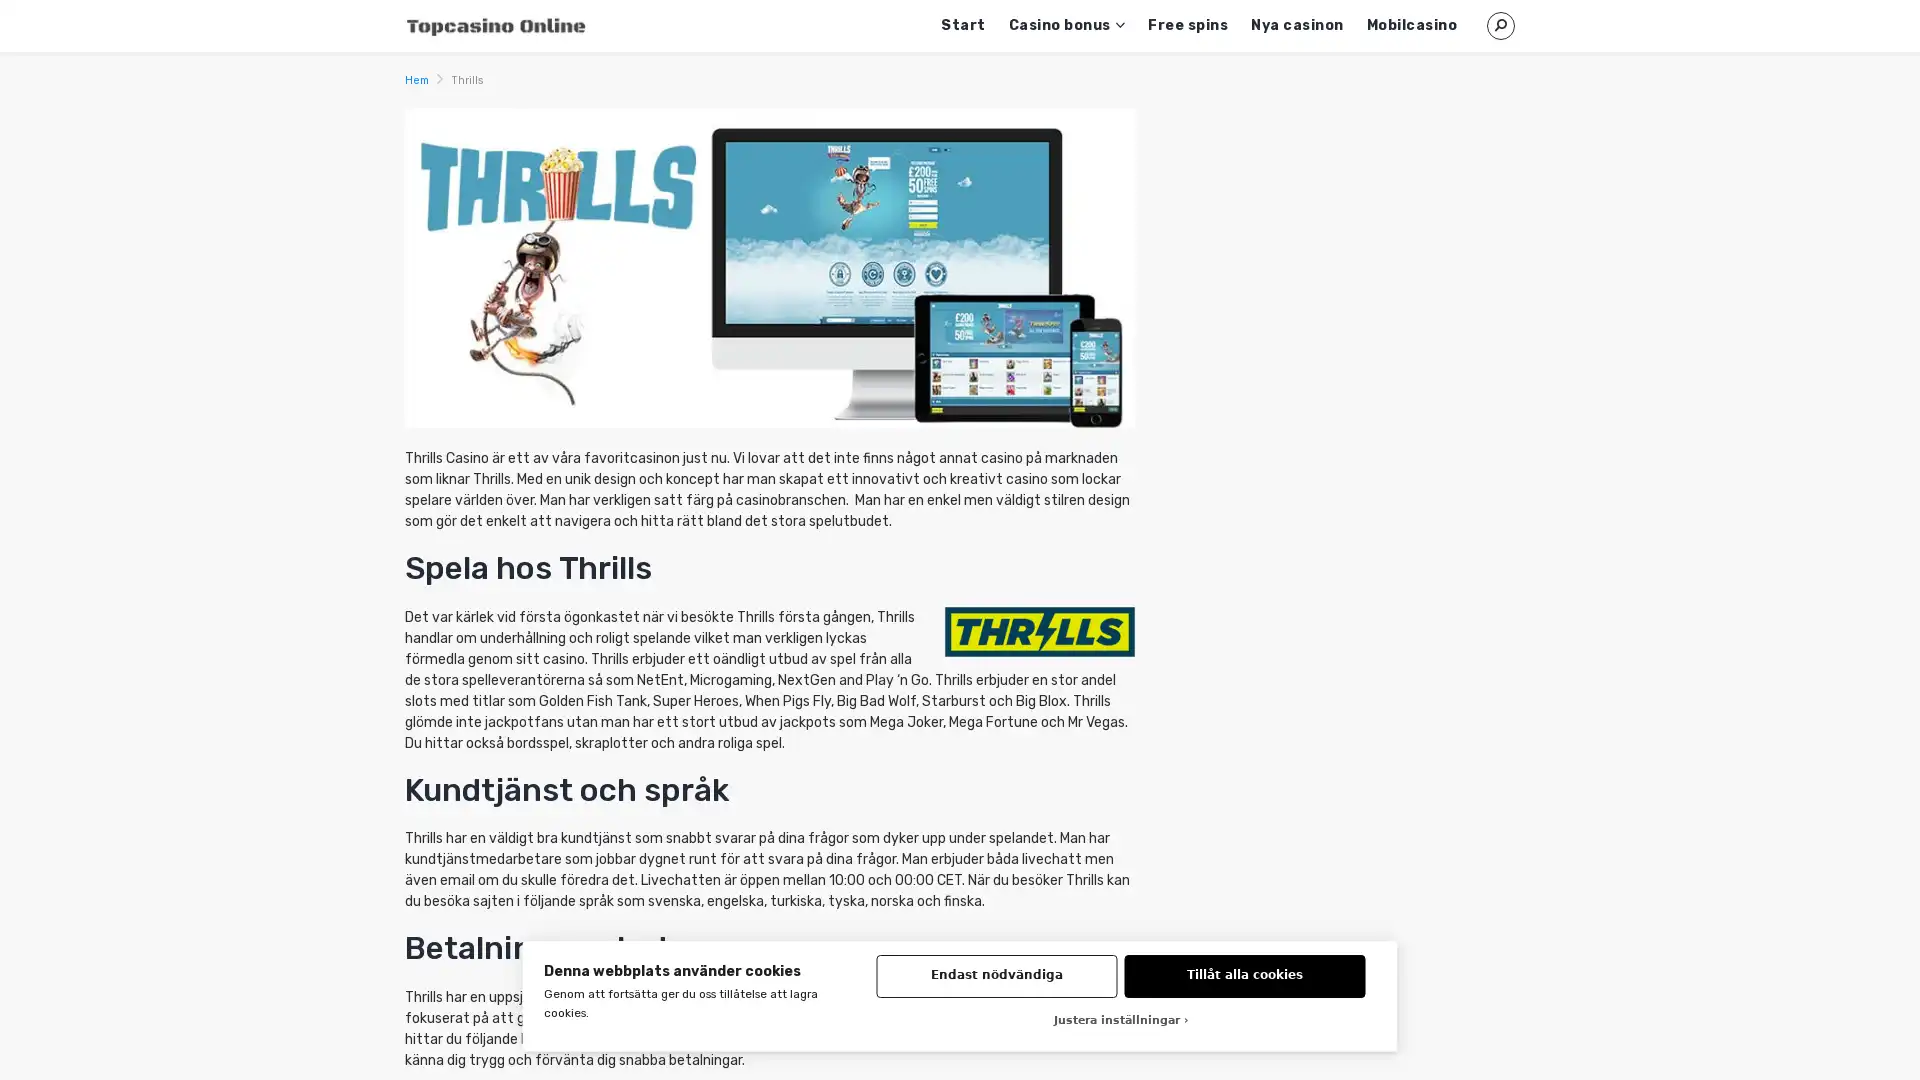 Image resolution: width=1920 pixels, height=1080 pixels. Describe the element at coordinates (996, 974) in the screenshot. I see `Endast nodvandiga` at that location.